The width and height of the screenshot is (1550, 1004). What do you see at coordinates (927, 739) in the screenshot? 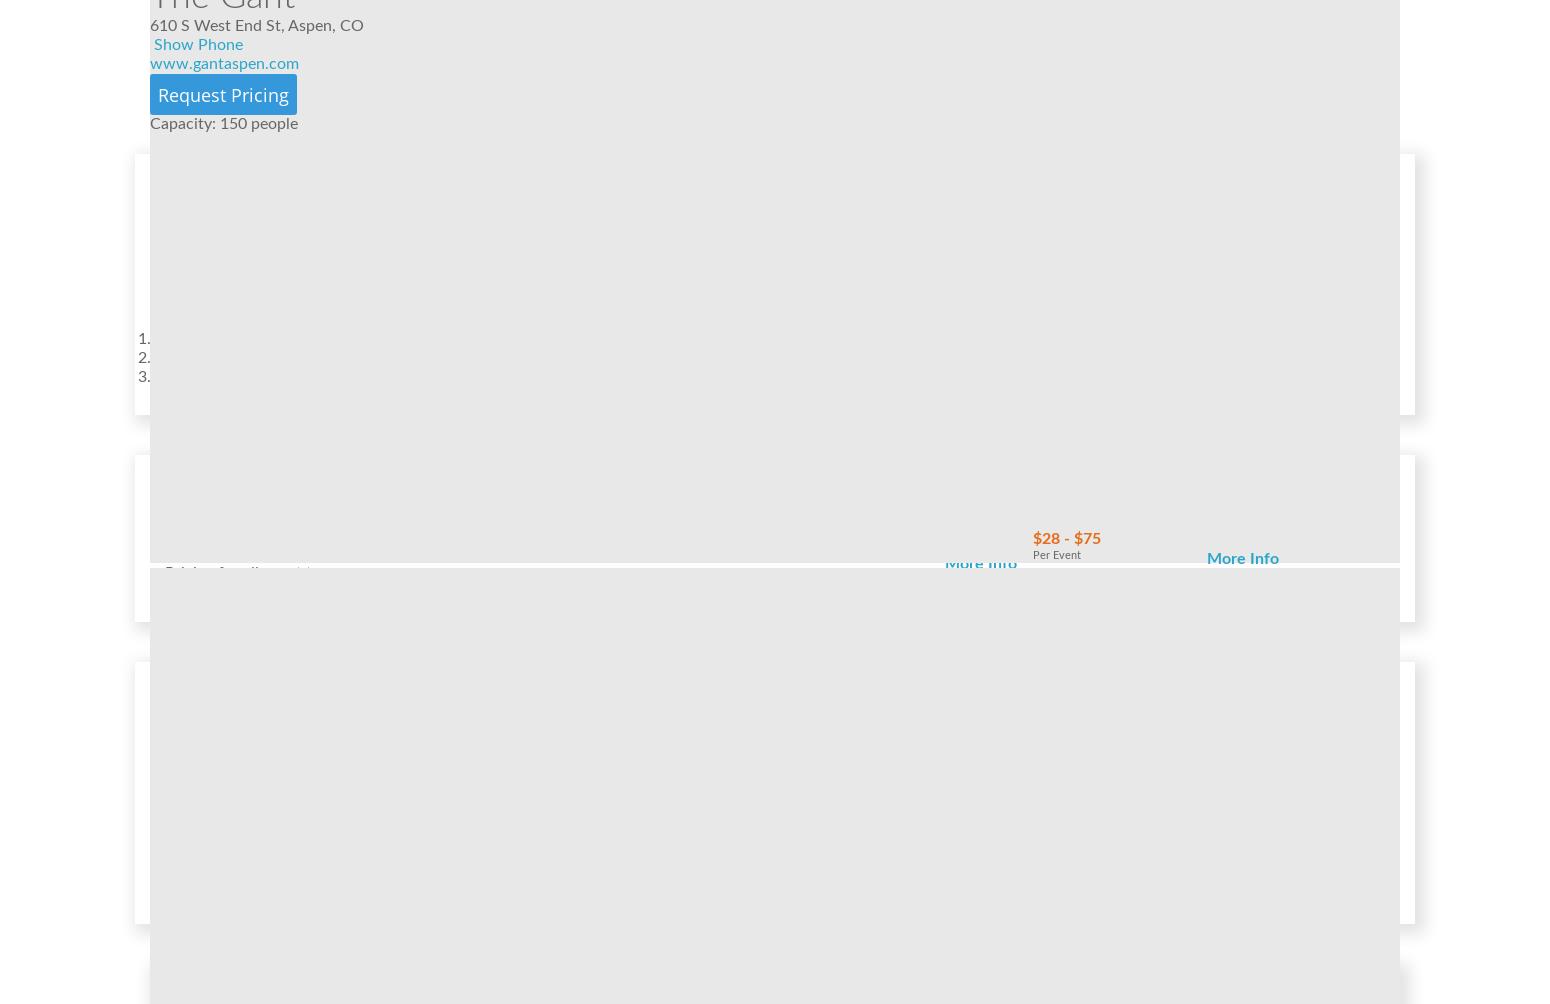
I see `'Conundrum'` at bounding box center [927, 739].